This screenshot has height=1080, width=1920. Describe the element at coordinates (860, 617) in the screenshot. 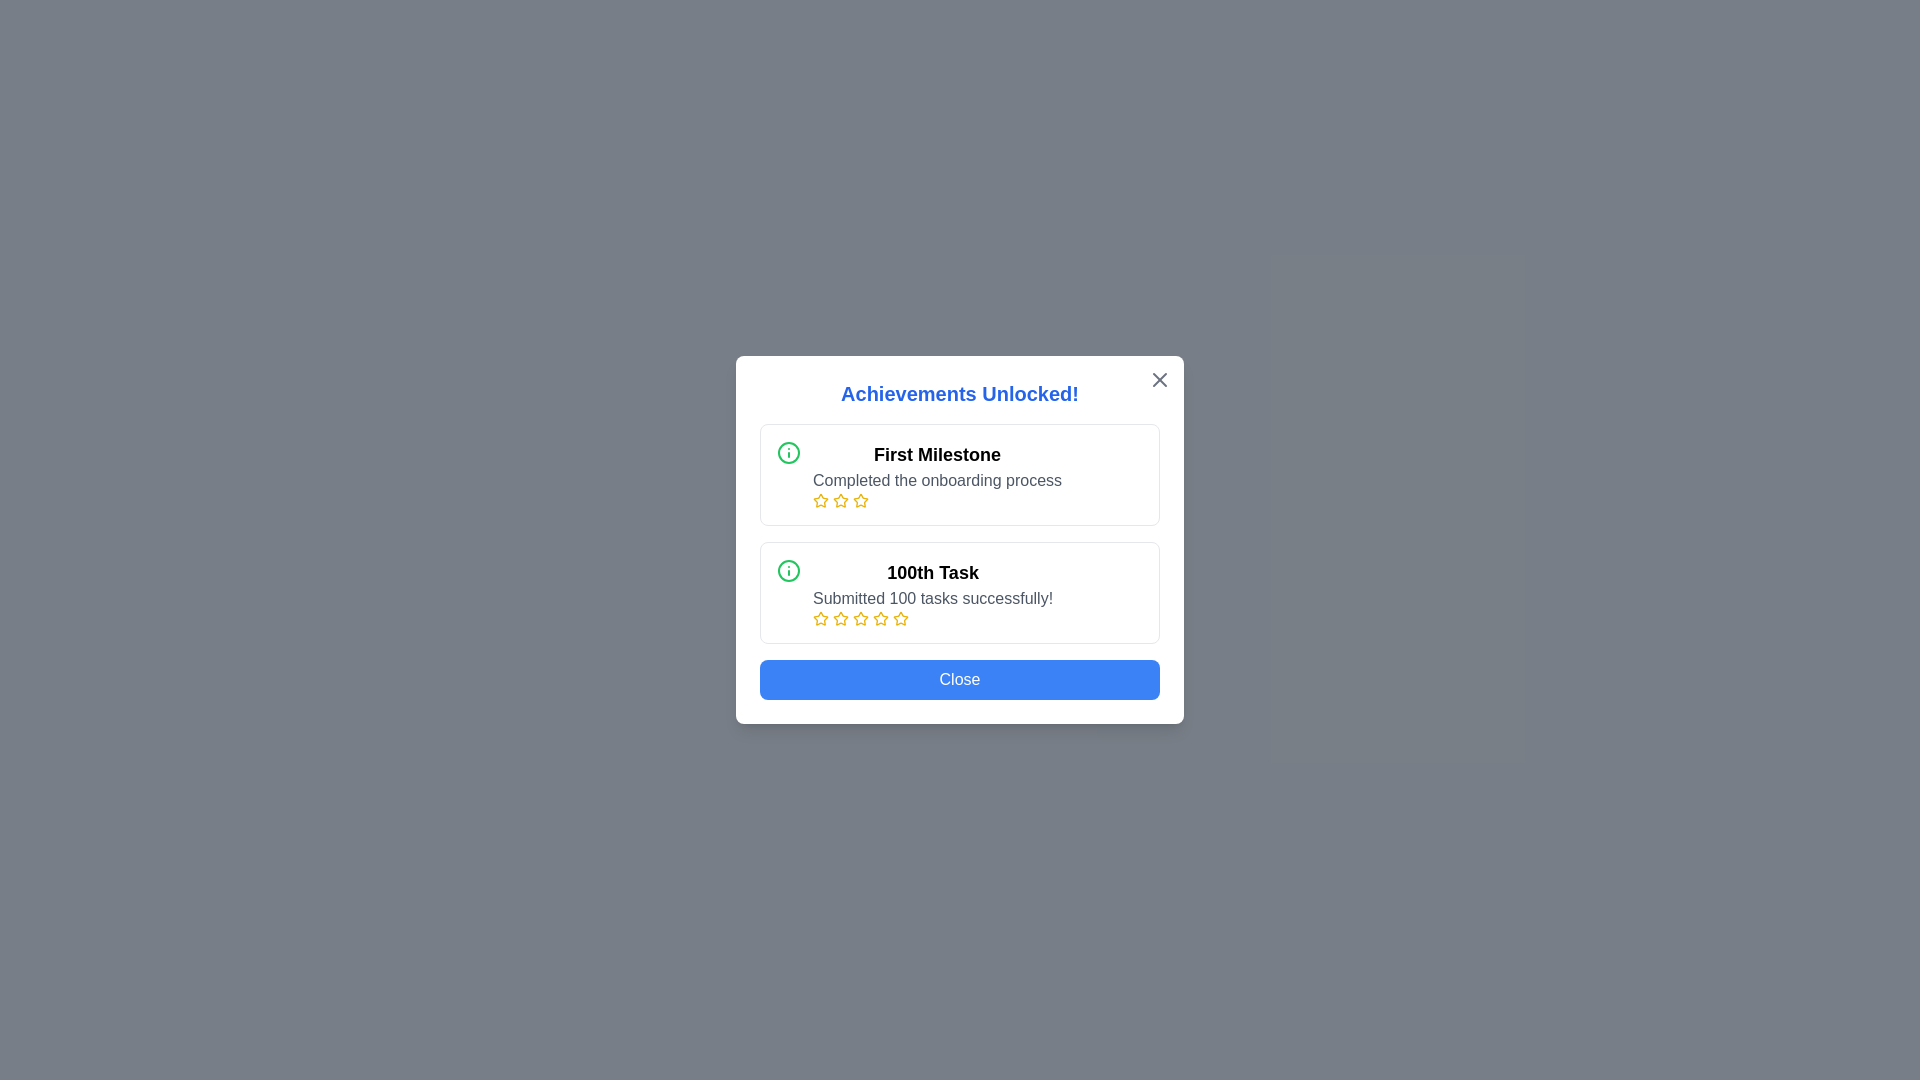

I see `the fourth star-shaped icon with a yellow stroke located below the '100th Task' achievement title to interact with it` at that location.